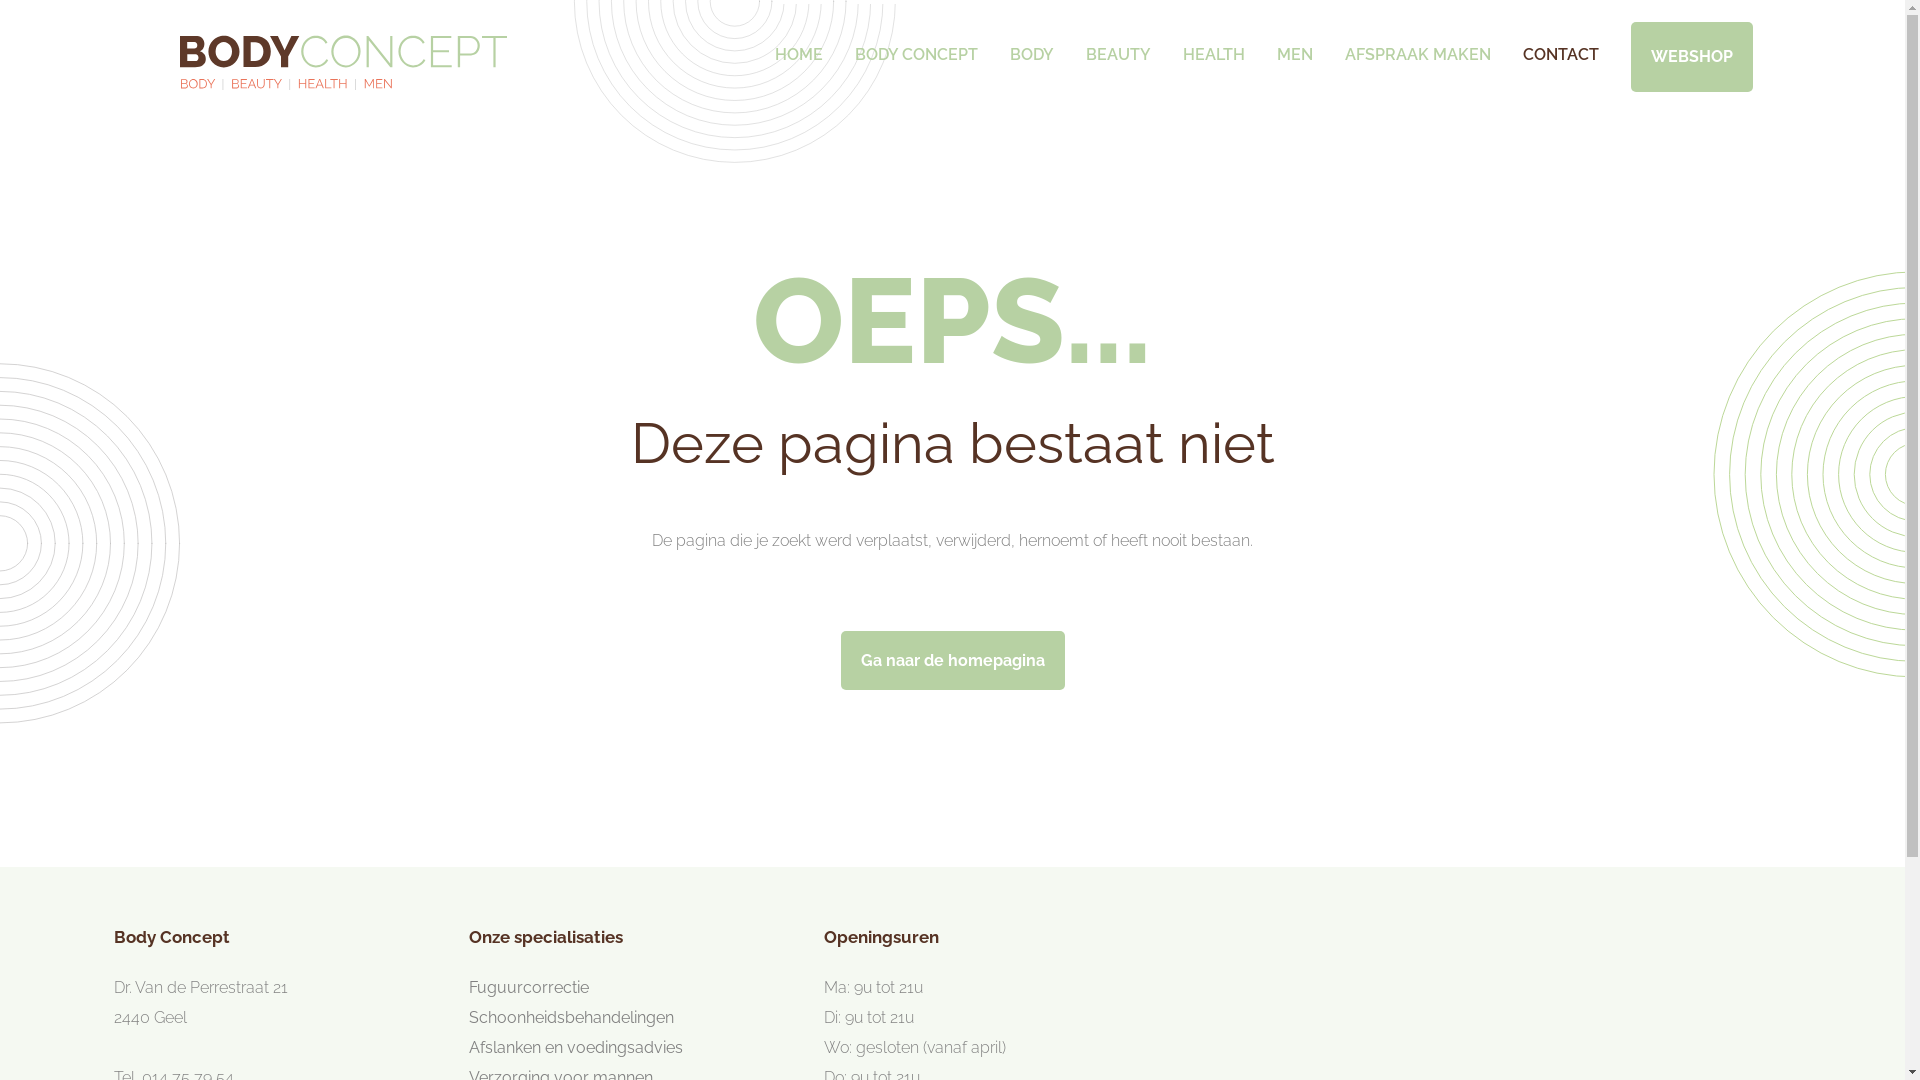  What do you see at coordinates (796, 43) in the screenshot?
I see `'HOME'` at bounding box center [796, 43].